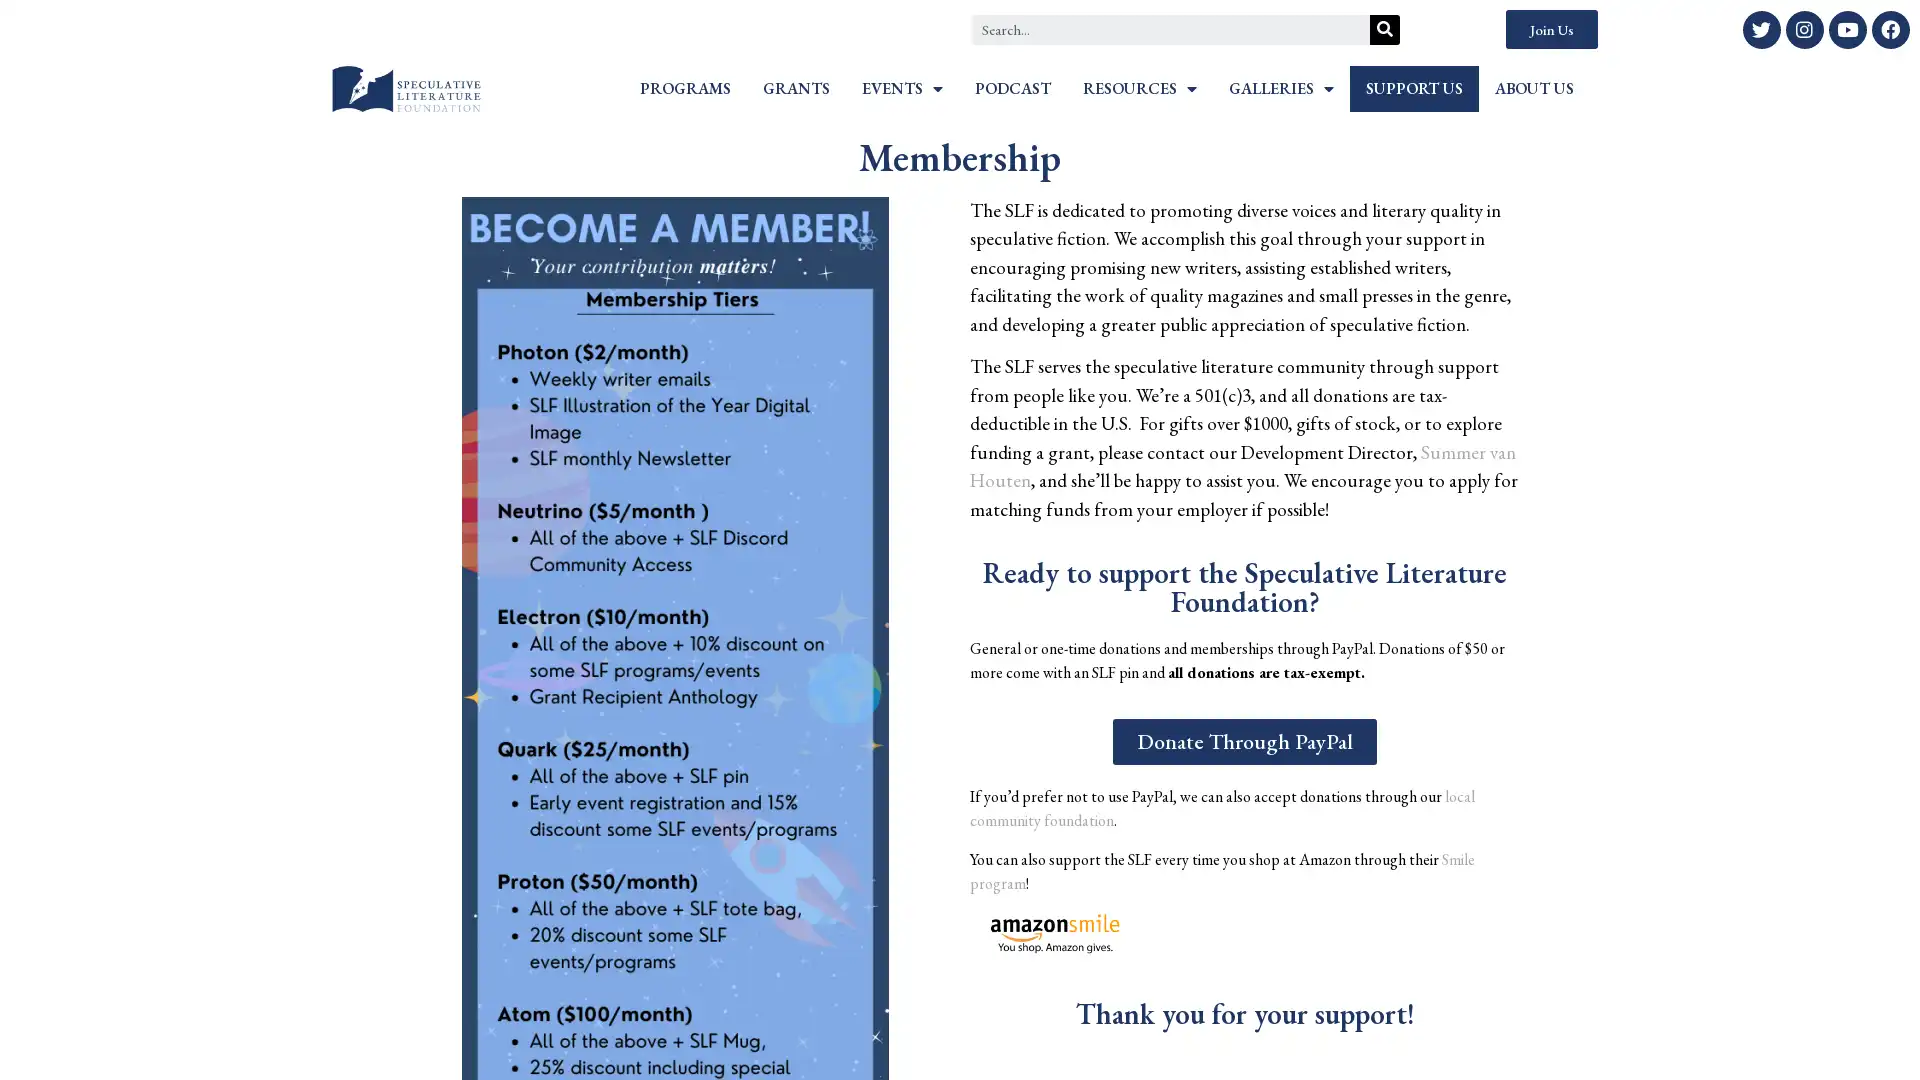 Image resolution: width=1920 pixels, height=1080 pixels. What do you see at coordinates (1384, 29) in the screenshot?
I see `Search` at bounding box center [1384, 29].